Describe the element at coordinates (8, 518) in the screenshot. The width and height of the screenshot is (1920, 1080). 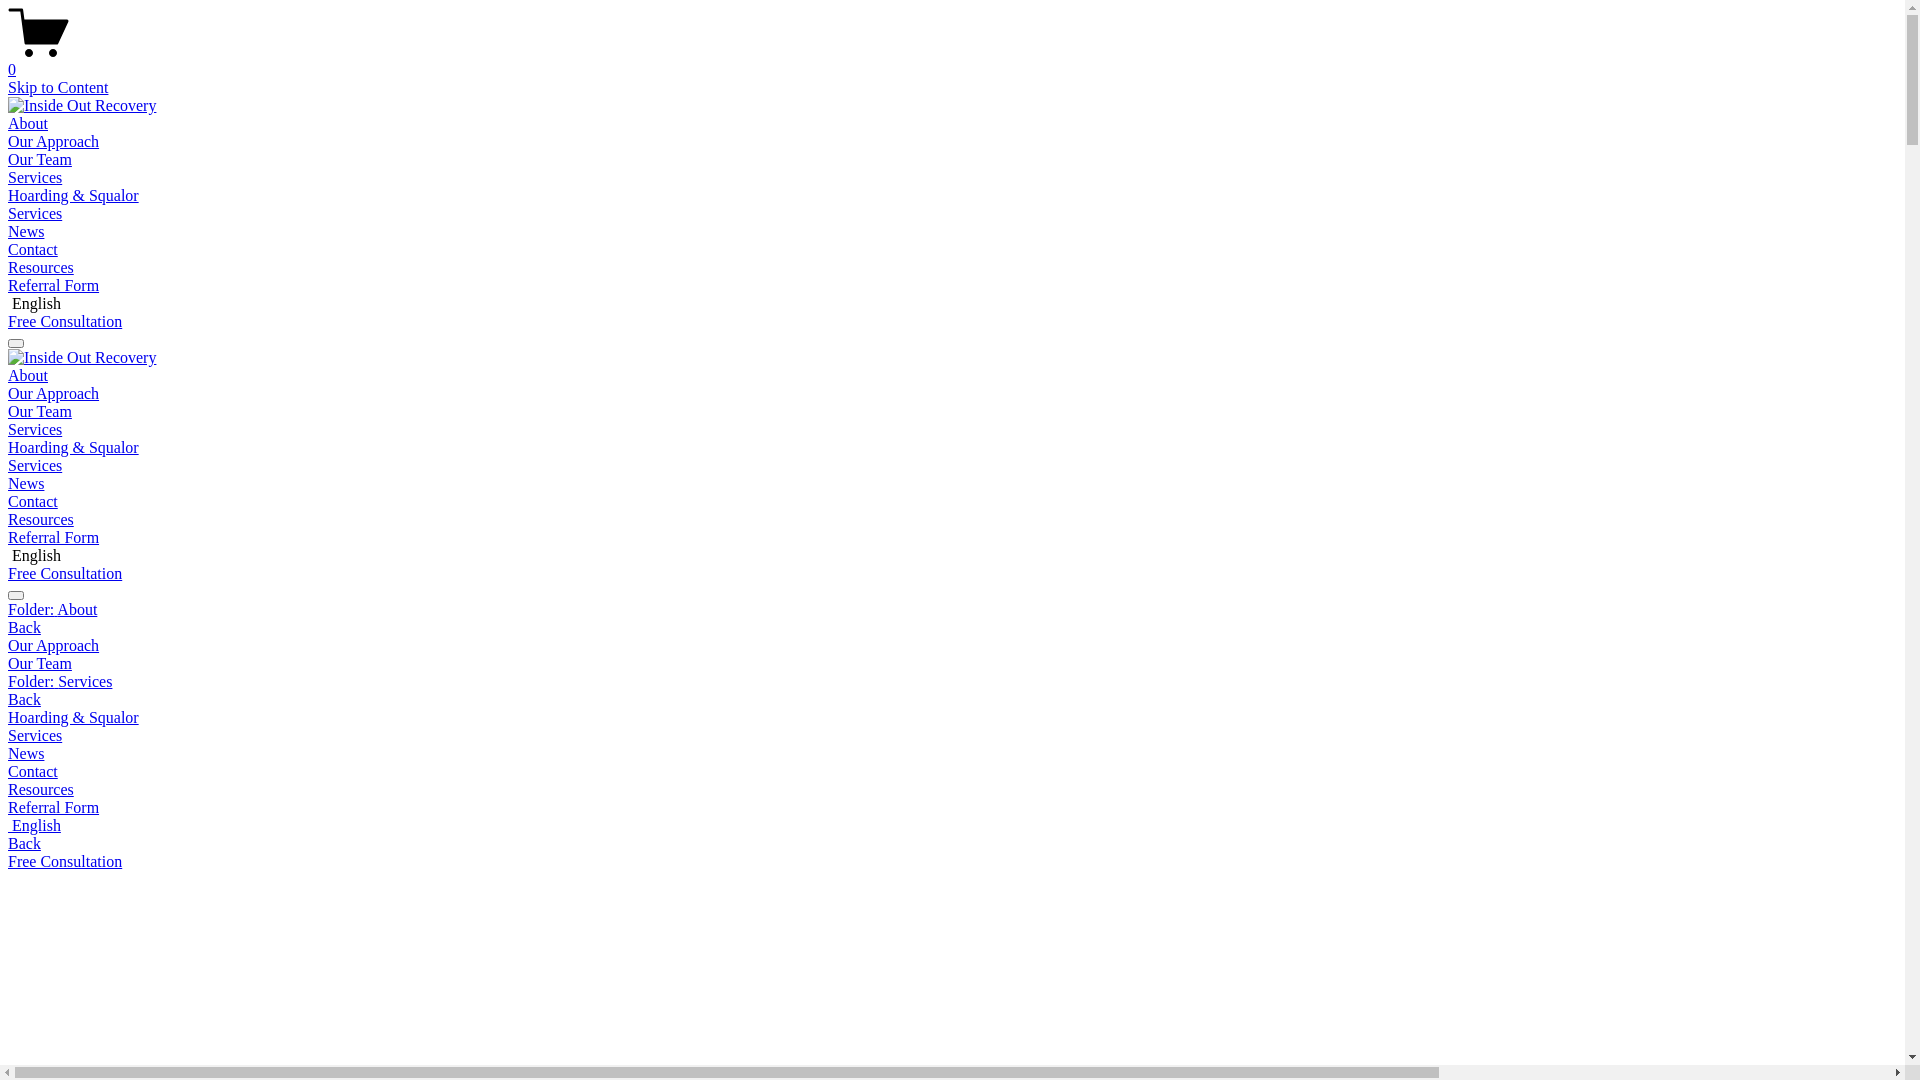
I see `'Resources'` at that location.